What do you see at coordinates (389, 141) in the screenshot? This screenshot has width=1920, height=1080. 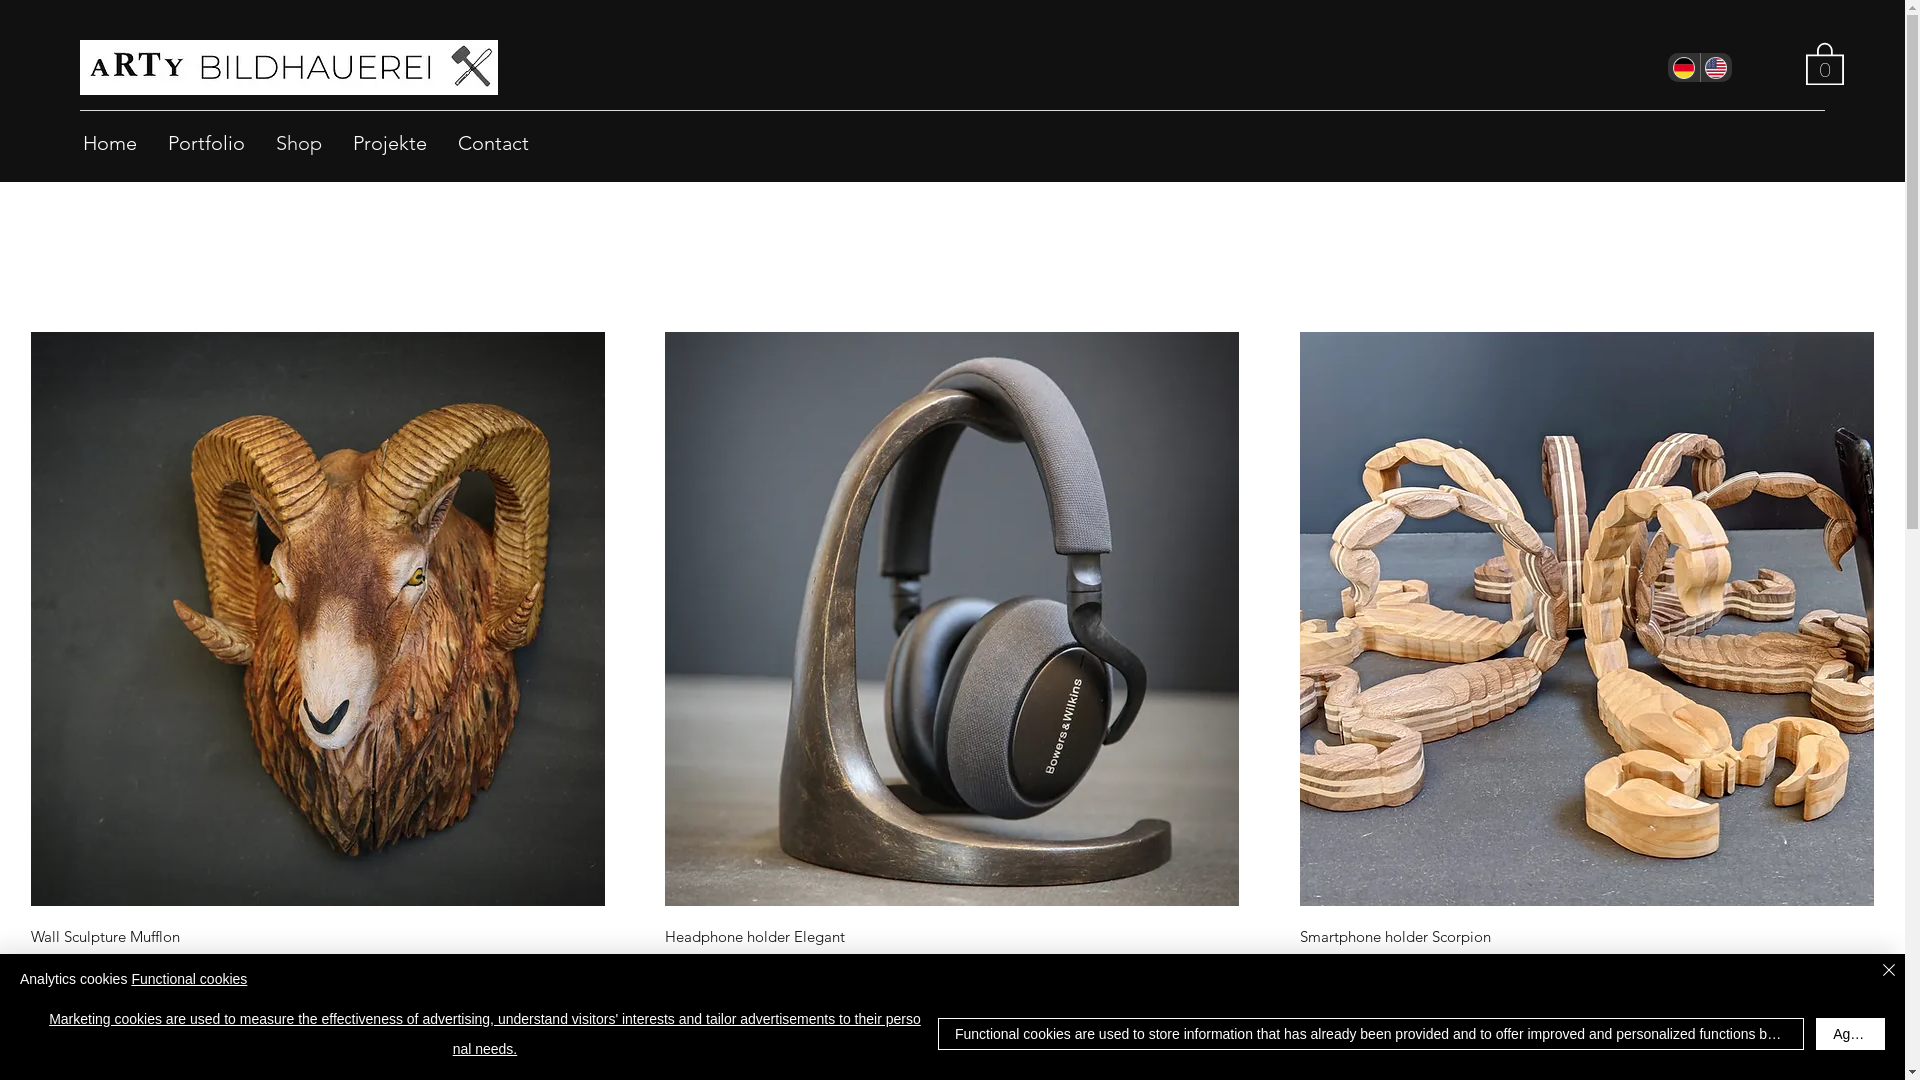 I see `'Projekte'` at bounding box center [389, 141].